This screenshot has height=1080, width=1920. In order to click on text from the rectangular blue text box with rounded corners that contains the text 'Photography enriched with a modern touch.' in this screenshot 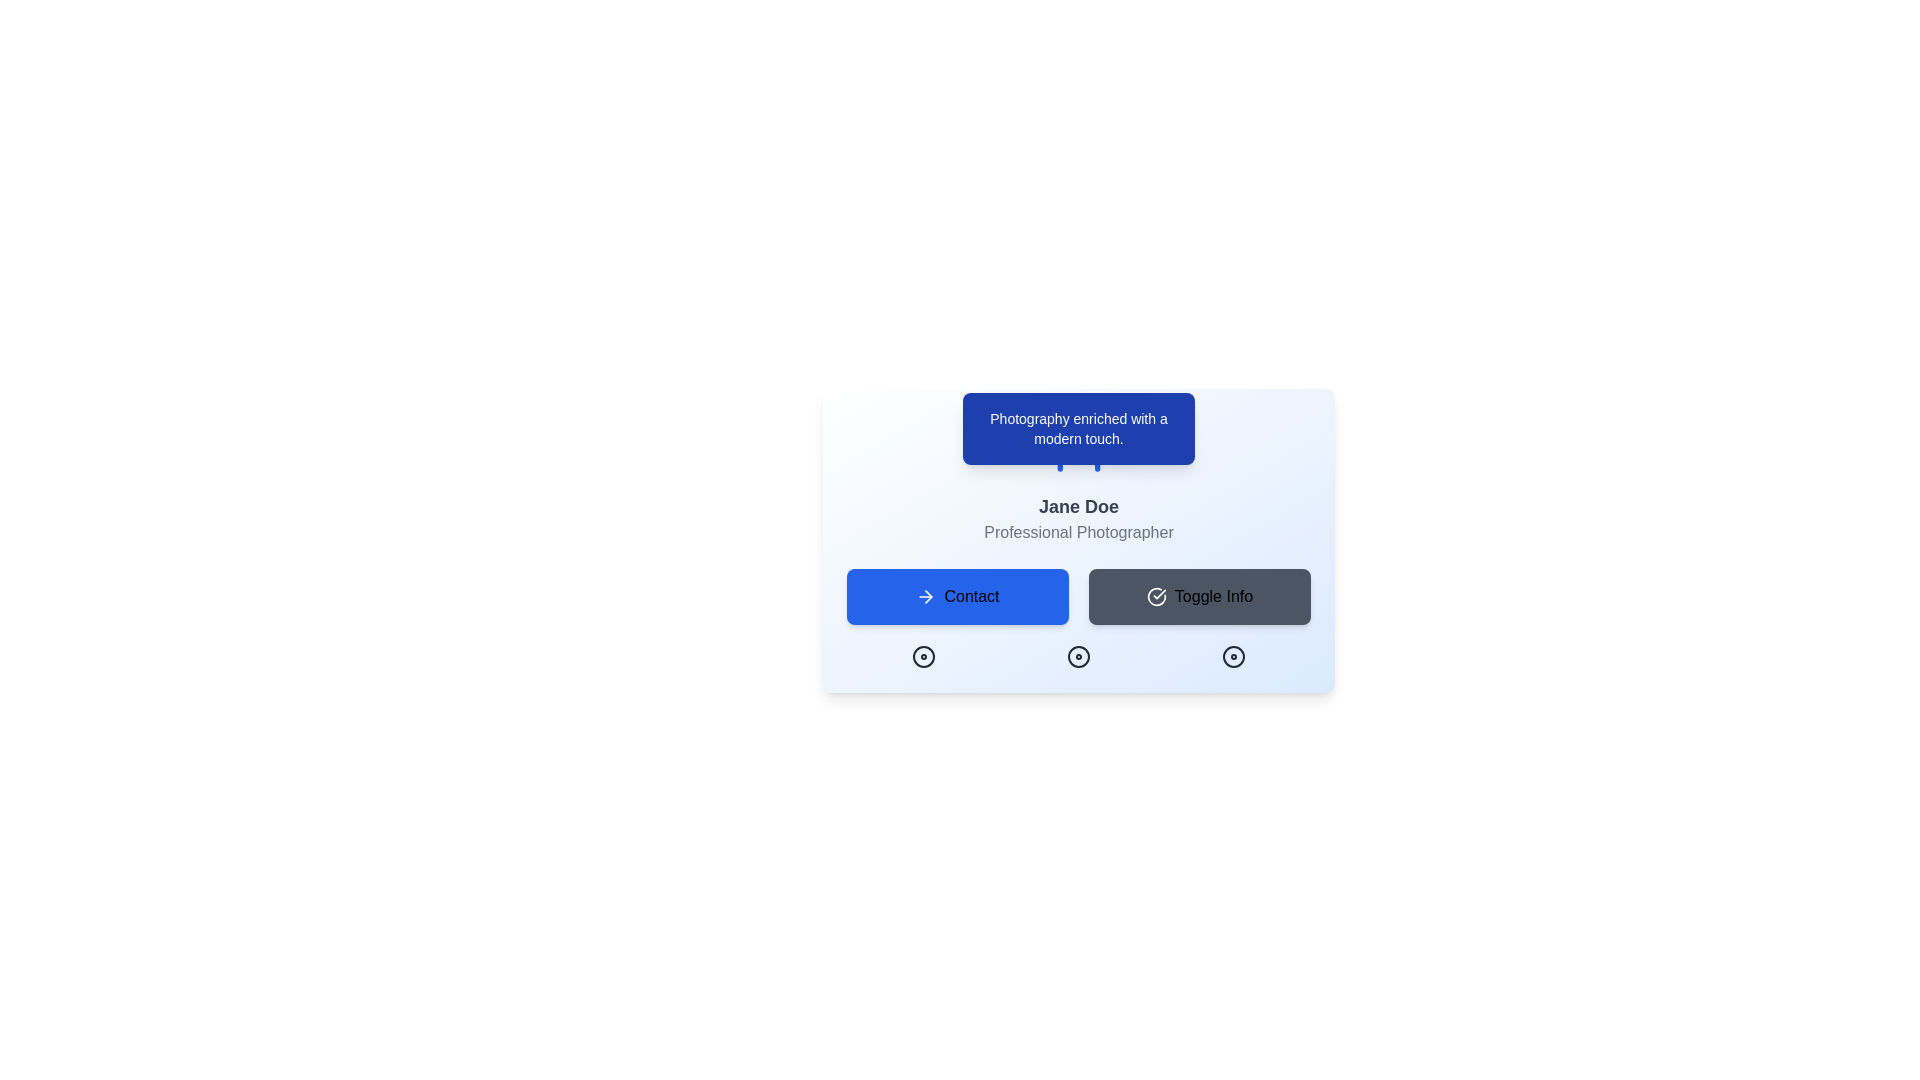, I will do `click(1078, 427)`.